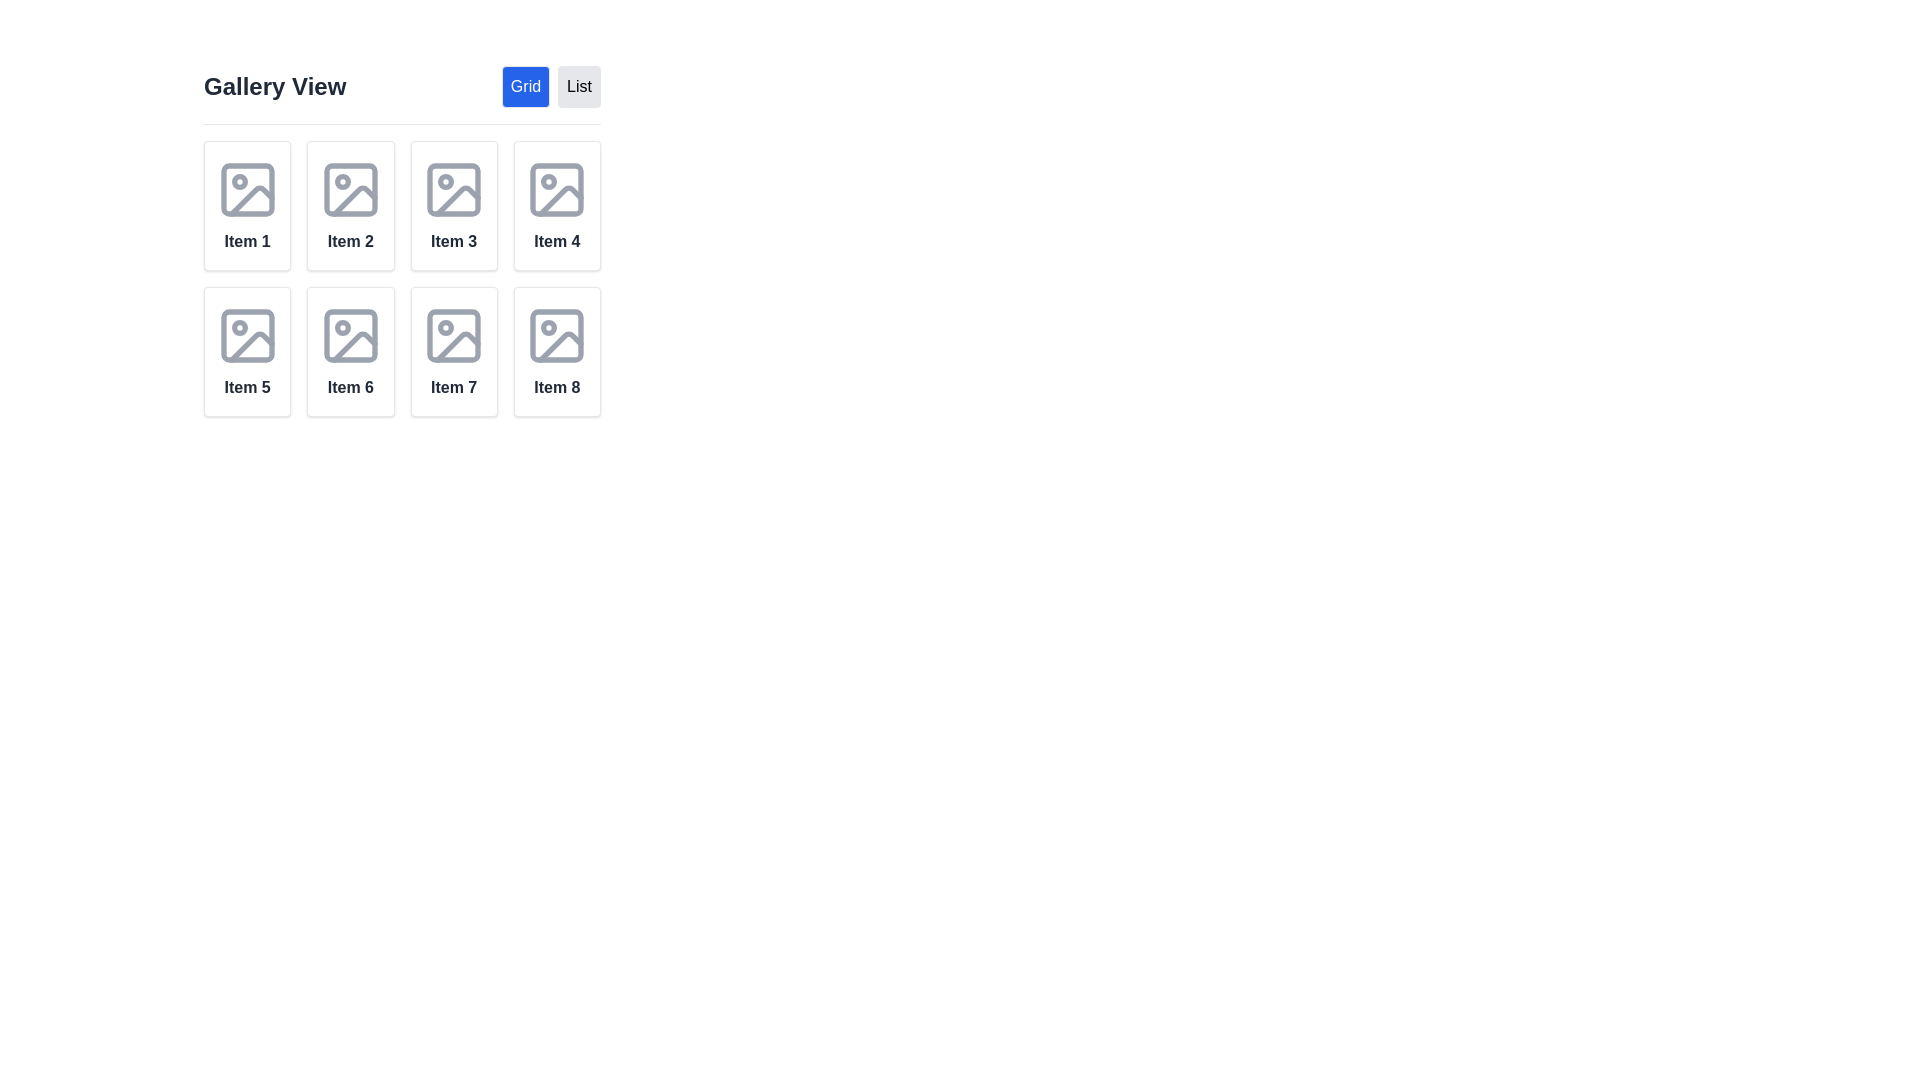  I want to click on the SVG circle element located inside the fourth grid cell of the gallery layout, which serves as a visual indicator in the image icon, so click(549, 181).